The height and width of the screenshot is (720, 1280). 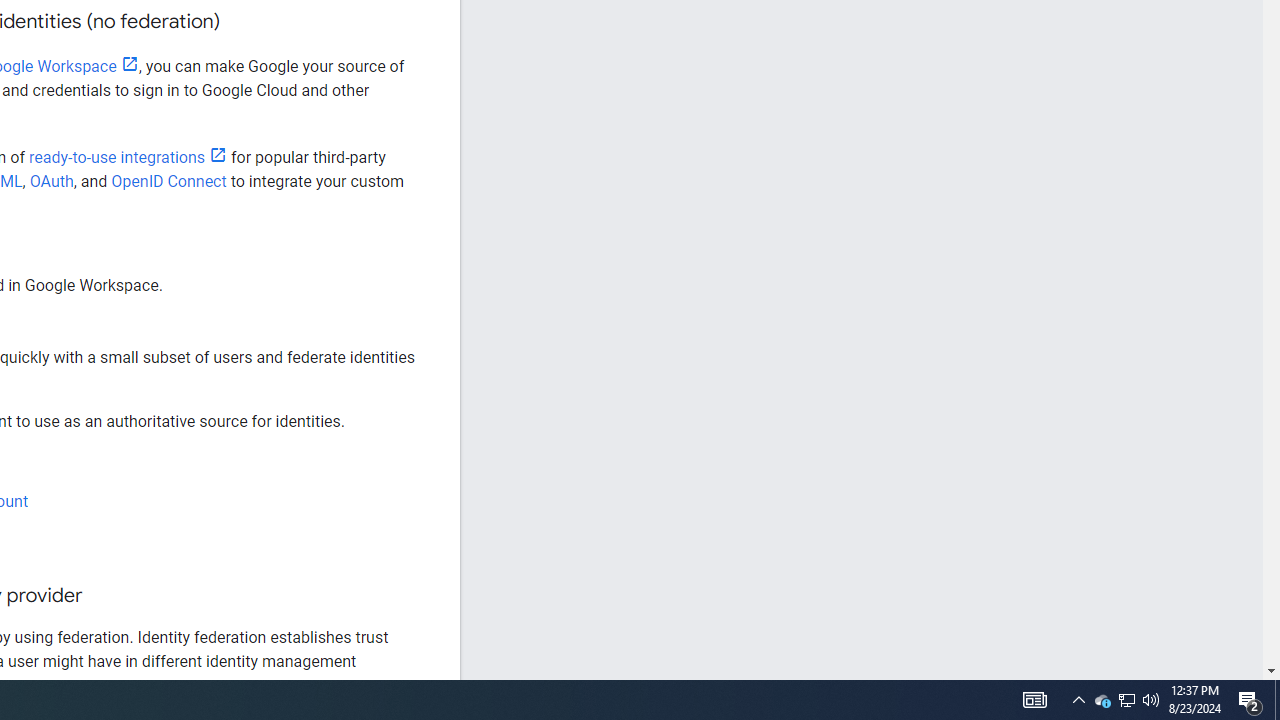 I want to click on 'ready-to-use integrations', so click(x=127, y=156).